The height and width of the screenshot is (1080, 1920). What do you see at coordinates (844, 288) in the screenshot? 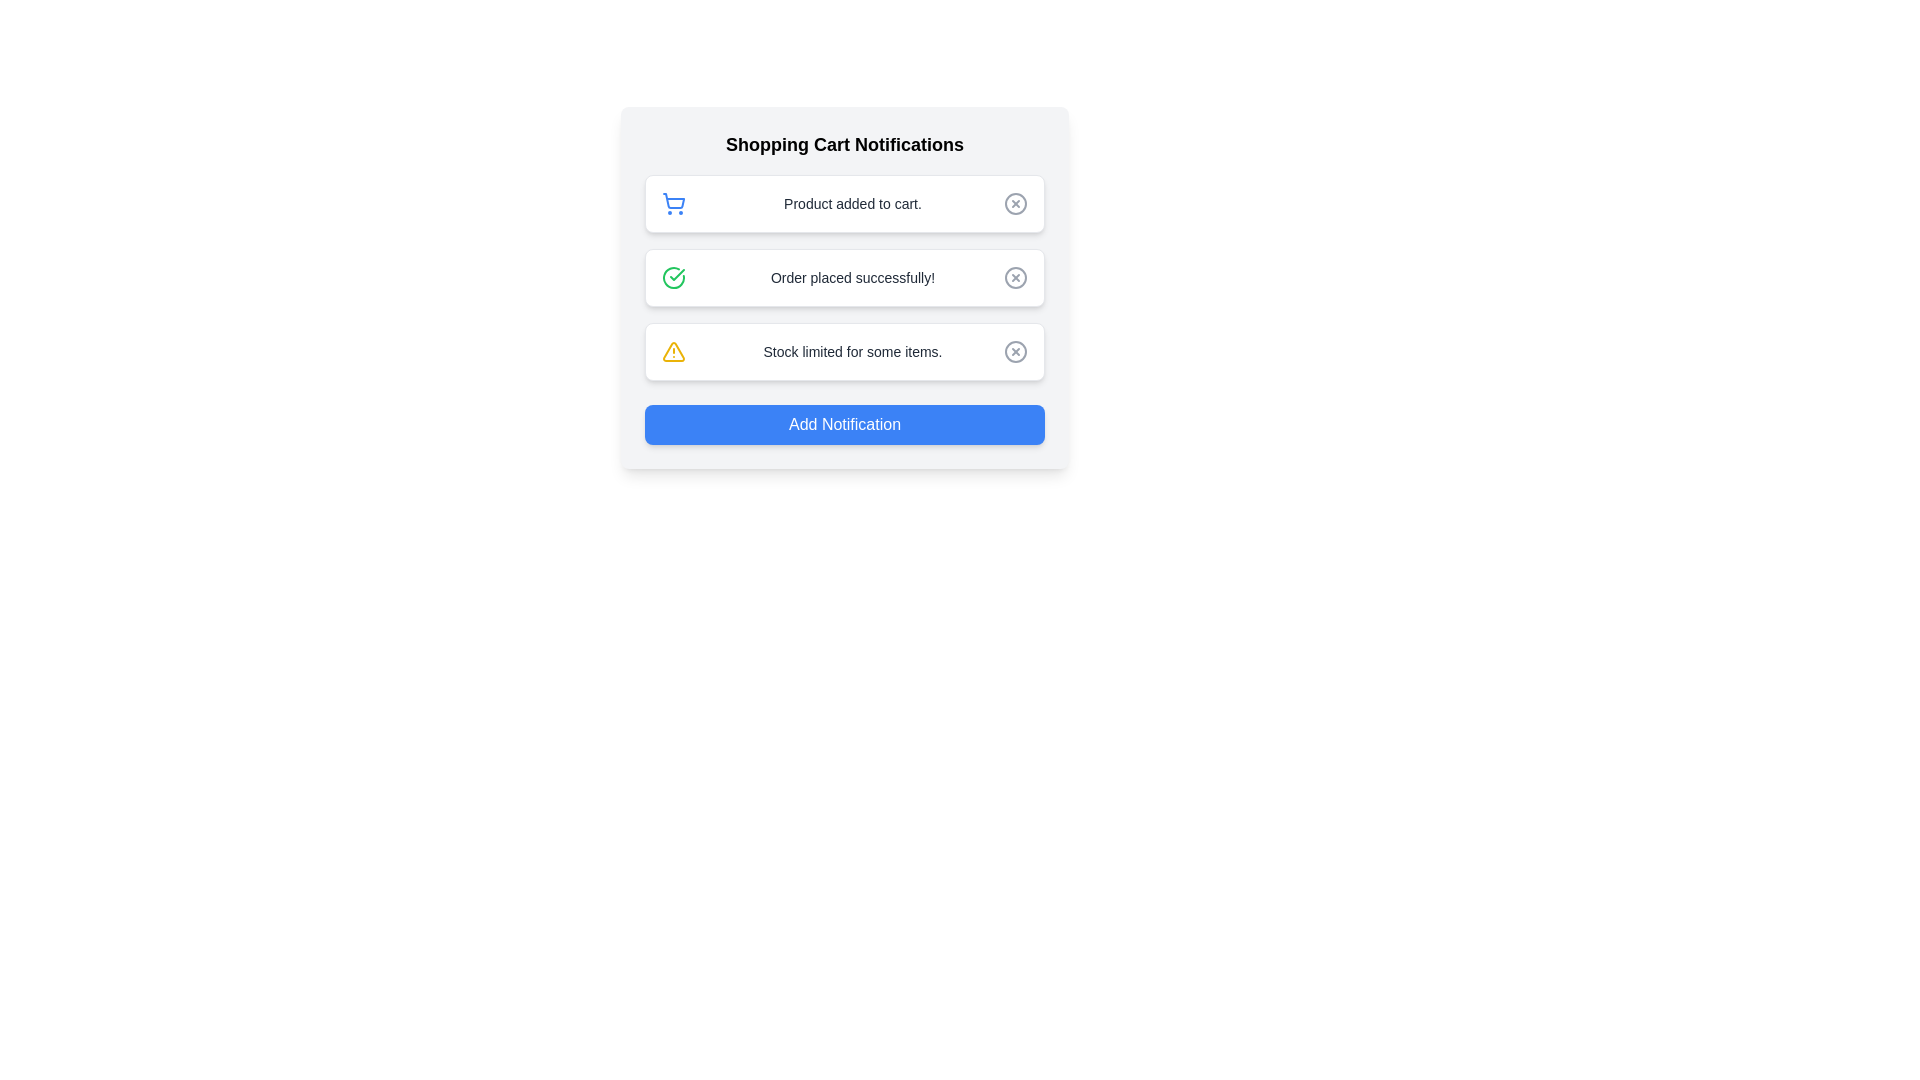
I see `the second notification card in the vertical list of Shopping Cart Notifications, which contains a green check mark icon and the message 'Order placed successfully!'` at bounding box center [844, 288].